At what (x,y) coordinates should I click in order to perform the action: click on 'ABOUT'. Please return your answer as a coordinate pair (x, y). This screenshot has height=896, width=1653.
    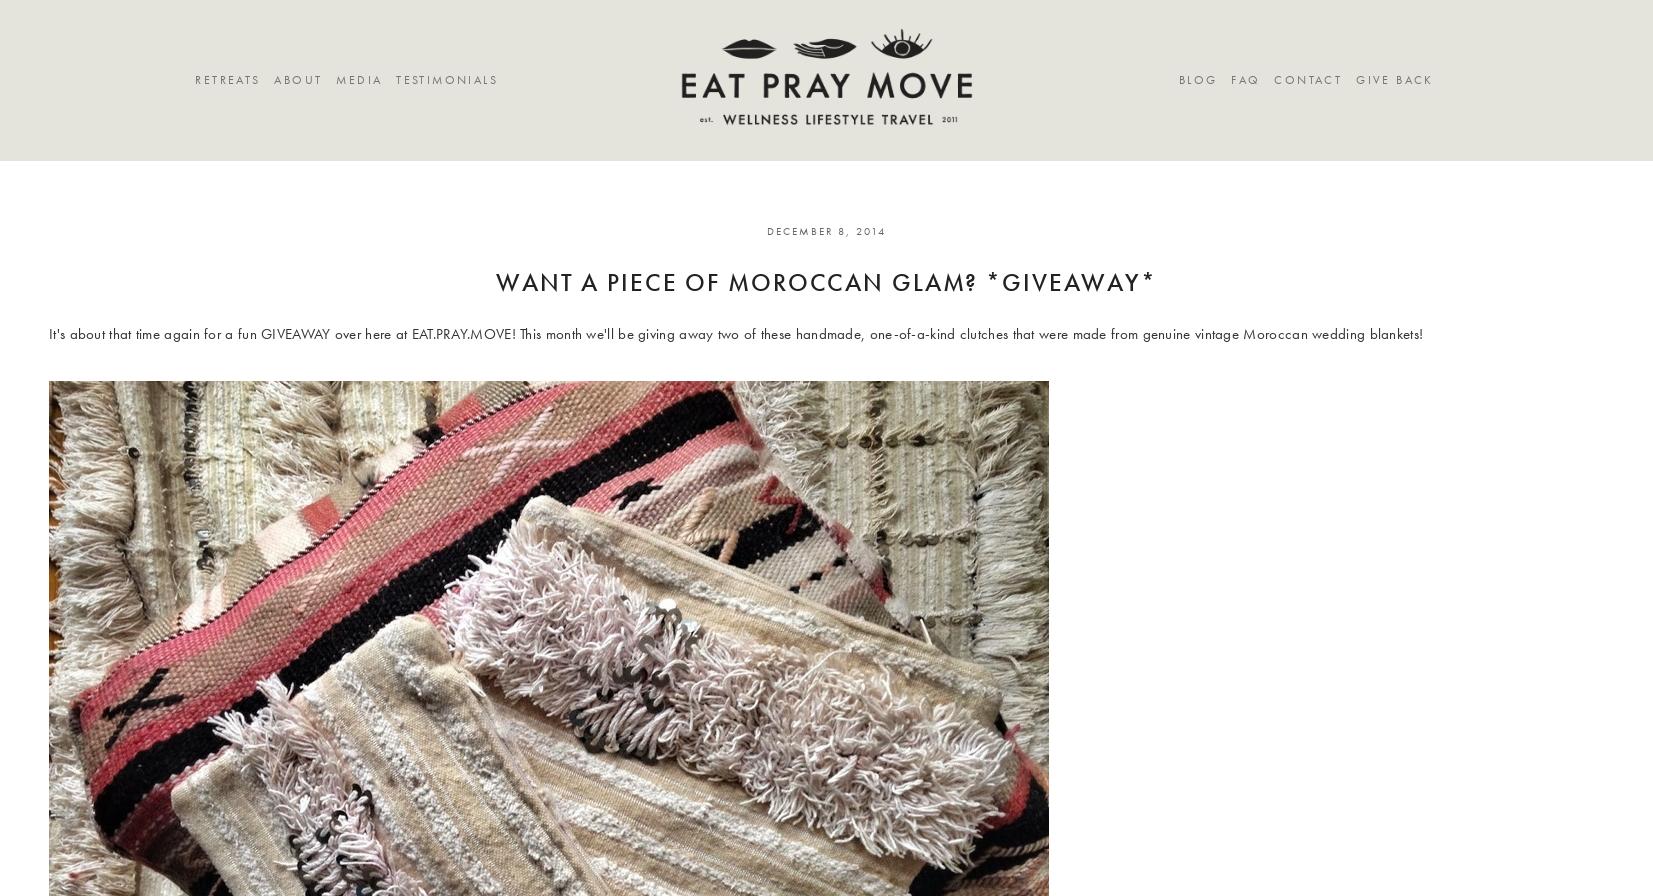
    Looking at the image, I should click on (273, 80).